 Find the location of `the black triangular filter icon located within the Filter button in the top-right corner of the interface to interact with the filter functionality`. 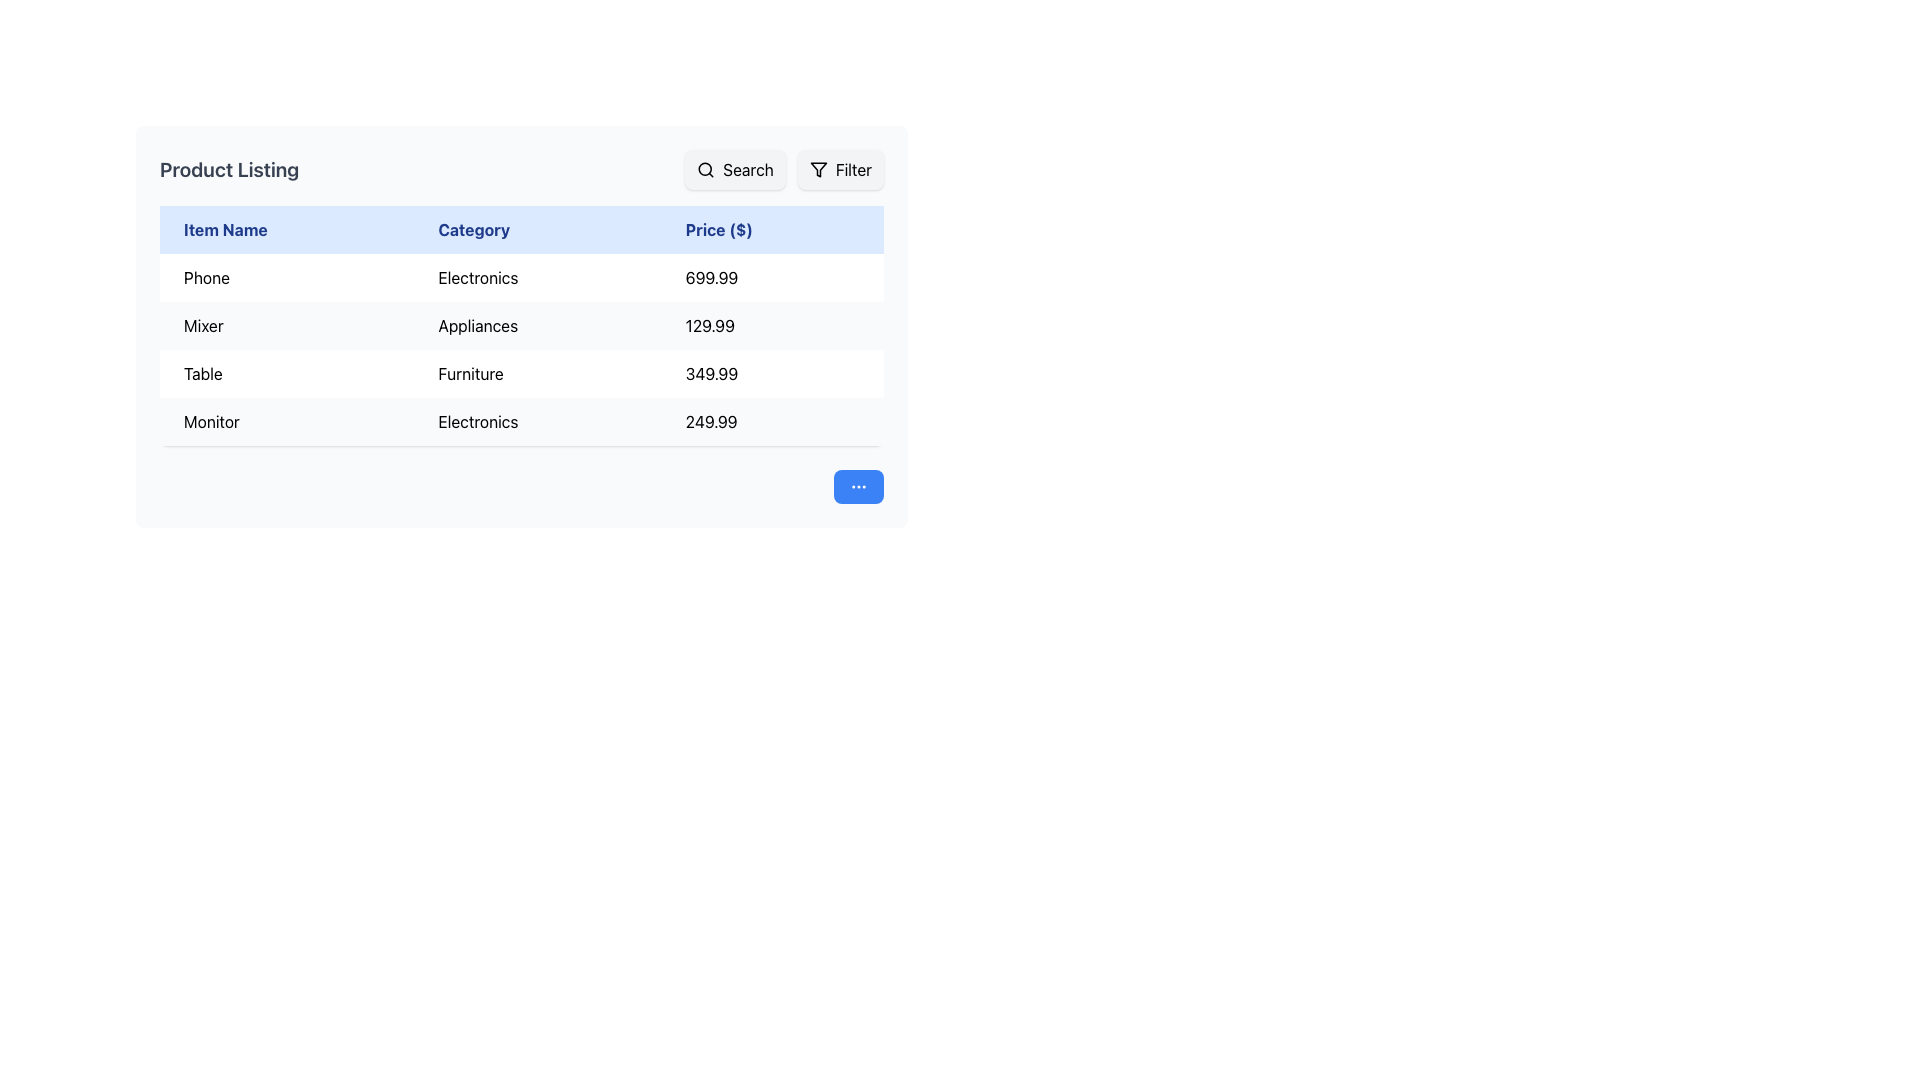

the black triangular filter icon located within the Filter button in the top-right corner of the interface to interact with the filter functionality is located at coordinates (818, 168).